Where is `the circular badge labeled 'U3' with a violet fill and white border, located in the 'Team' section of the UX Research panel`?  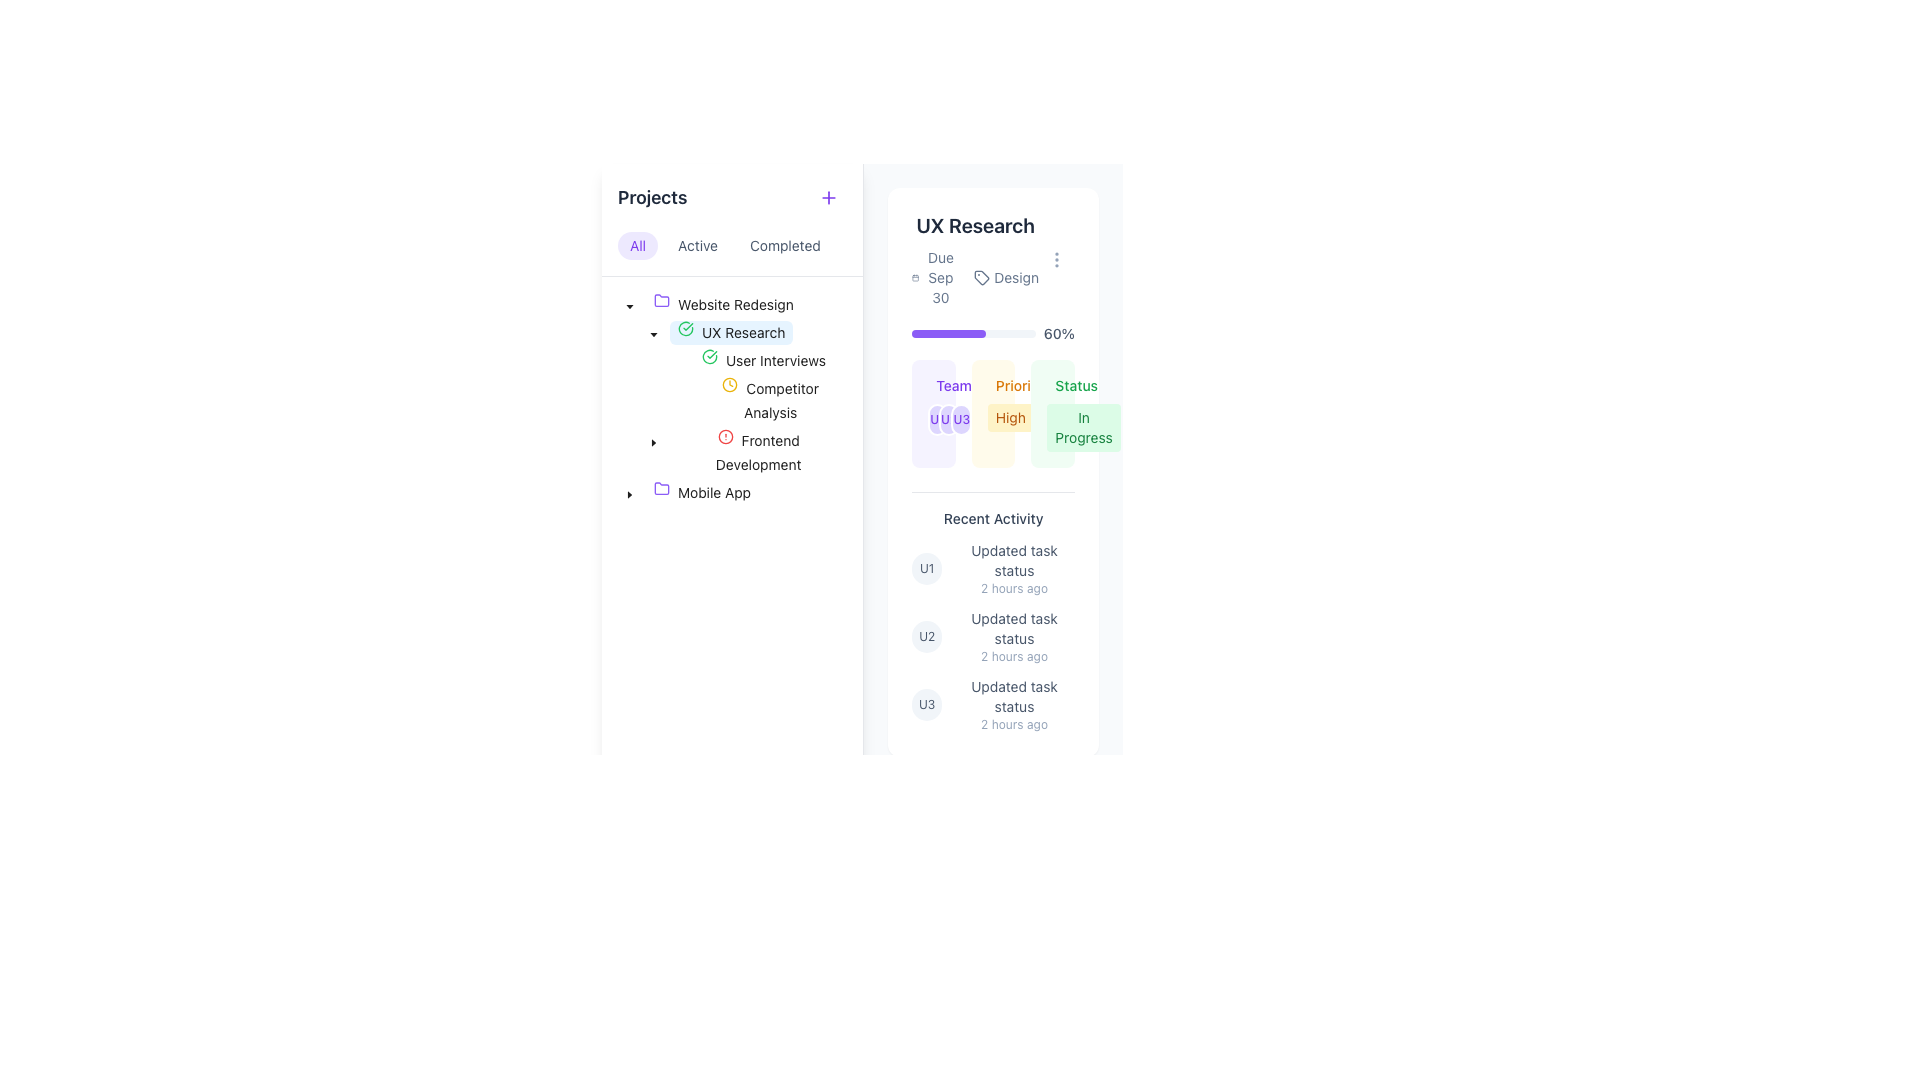
the circular badge labeled 'U3' with a violet fill and white border, located in the 'Team' section of the UX Research panel is located at coordinates (961, 419).